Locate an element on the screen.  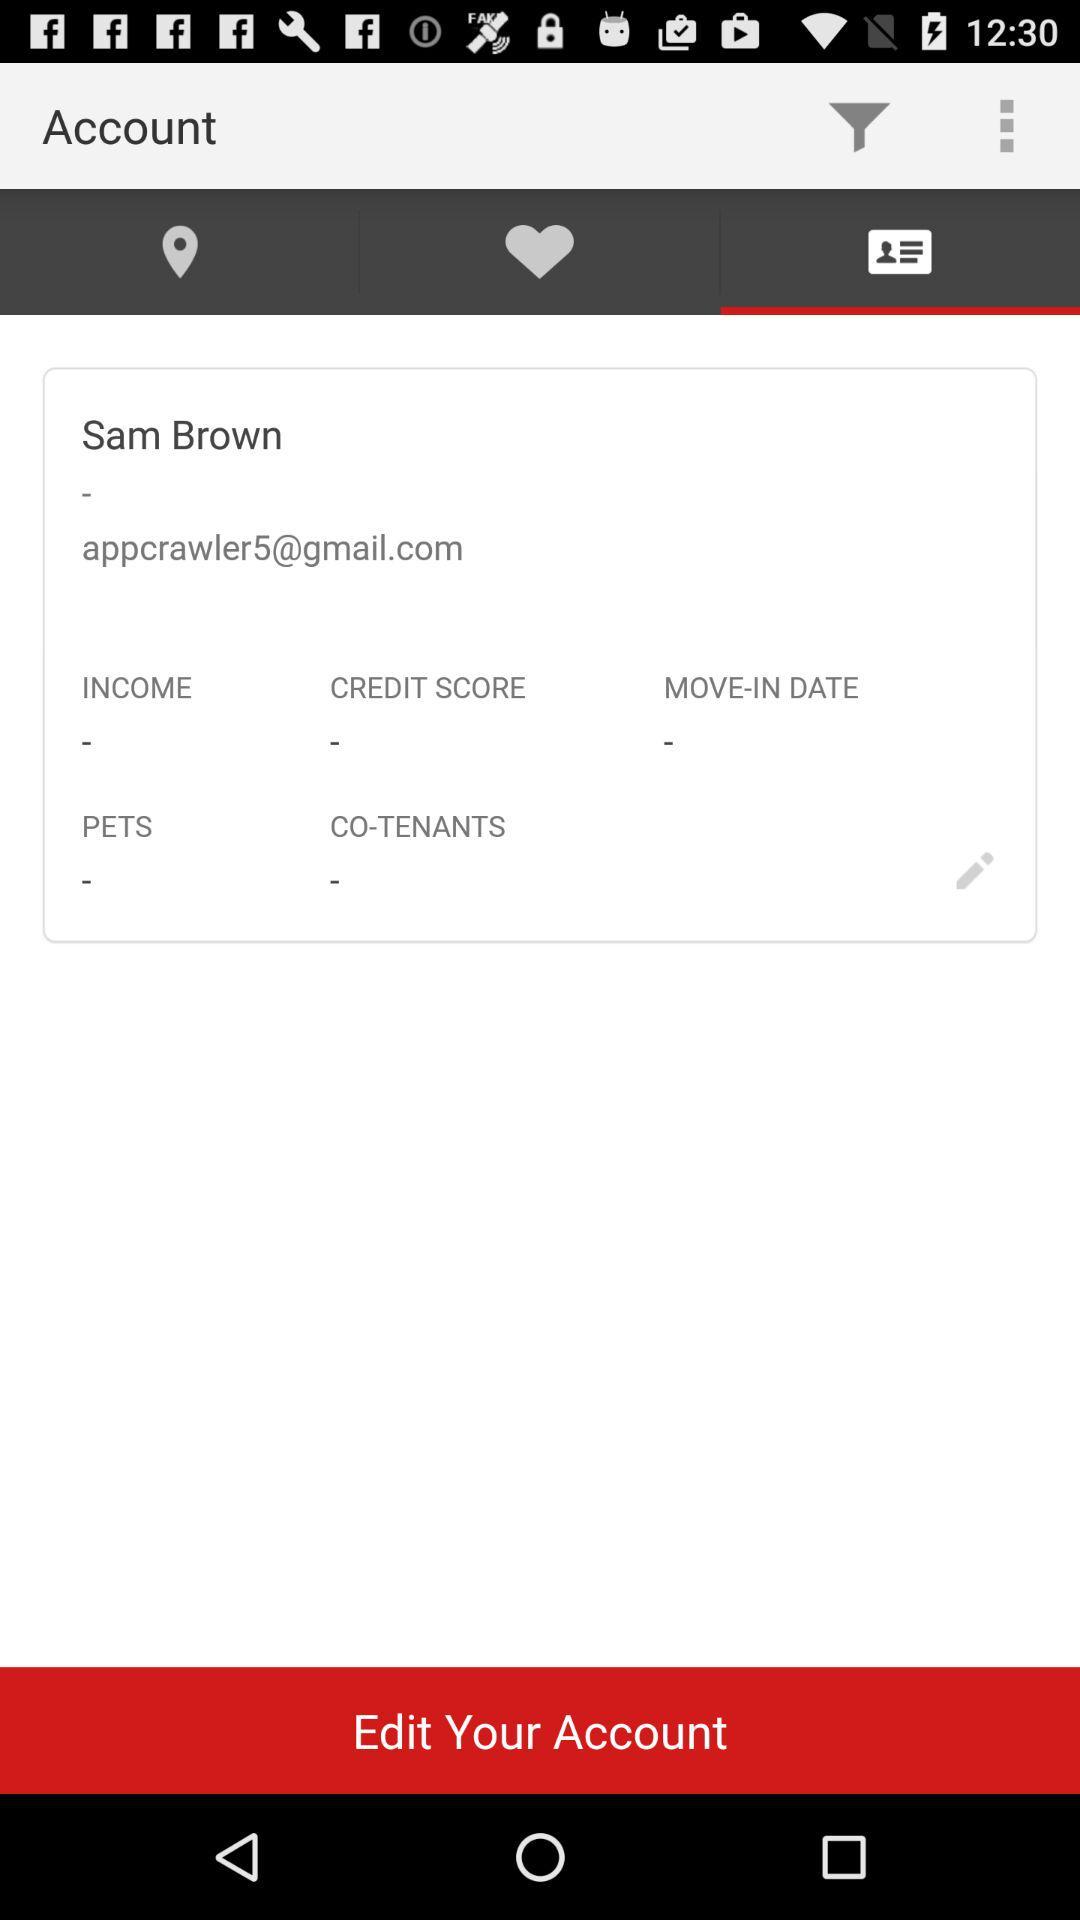
the item below the - item is located at coordinates (540, 1729).